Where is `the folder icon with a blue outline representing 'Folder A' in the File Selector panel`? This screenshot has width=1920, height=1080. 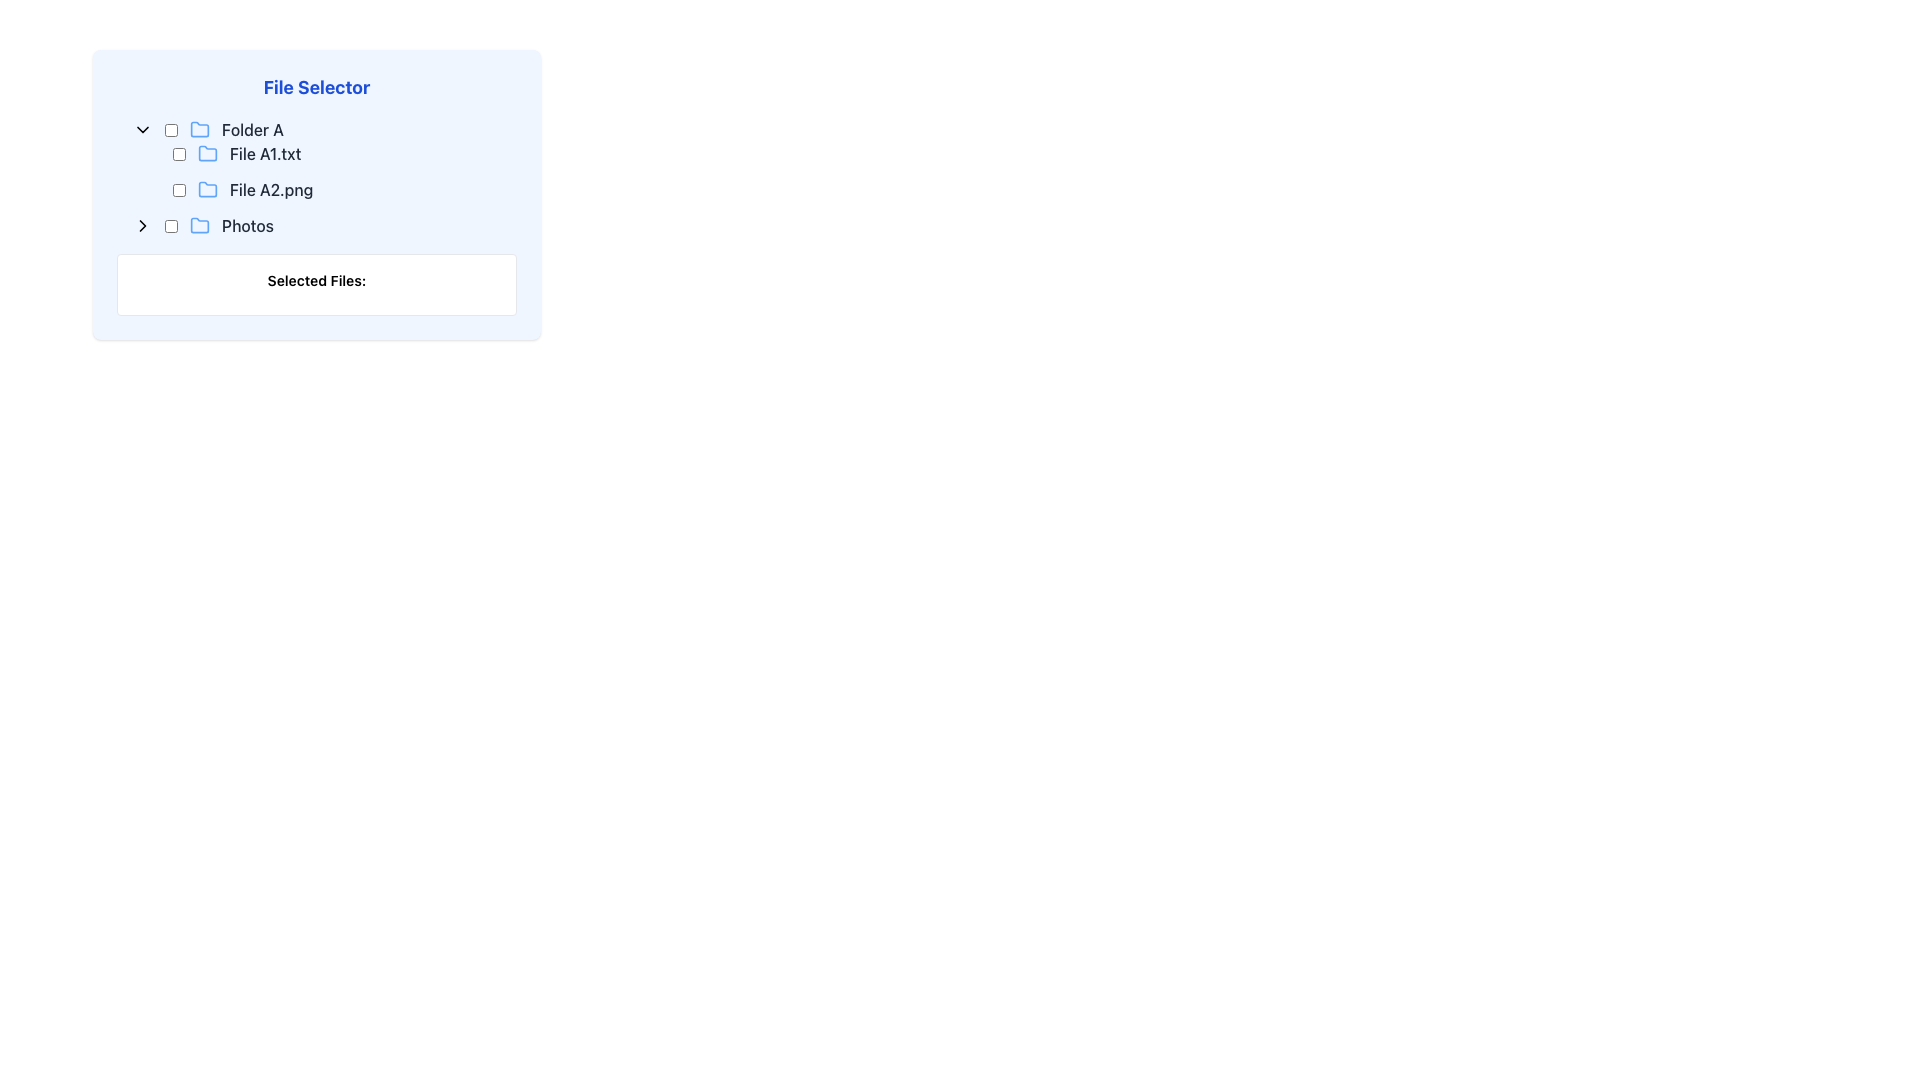
the folder icon with a blue outline representing 'Folder A' in the File Selector panel is located at coordinates (200, 128).